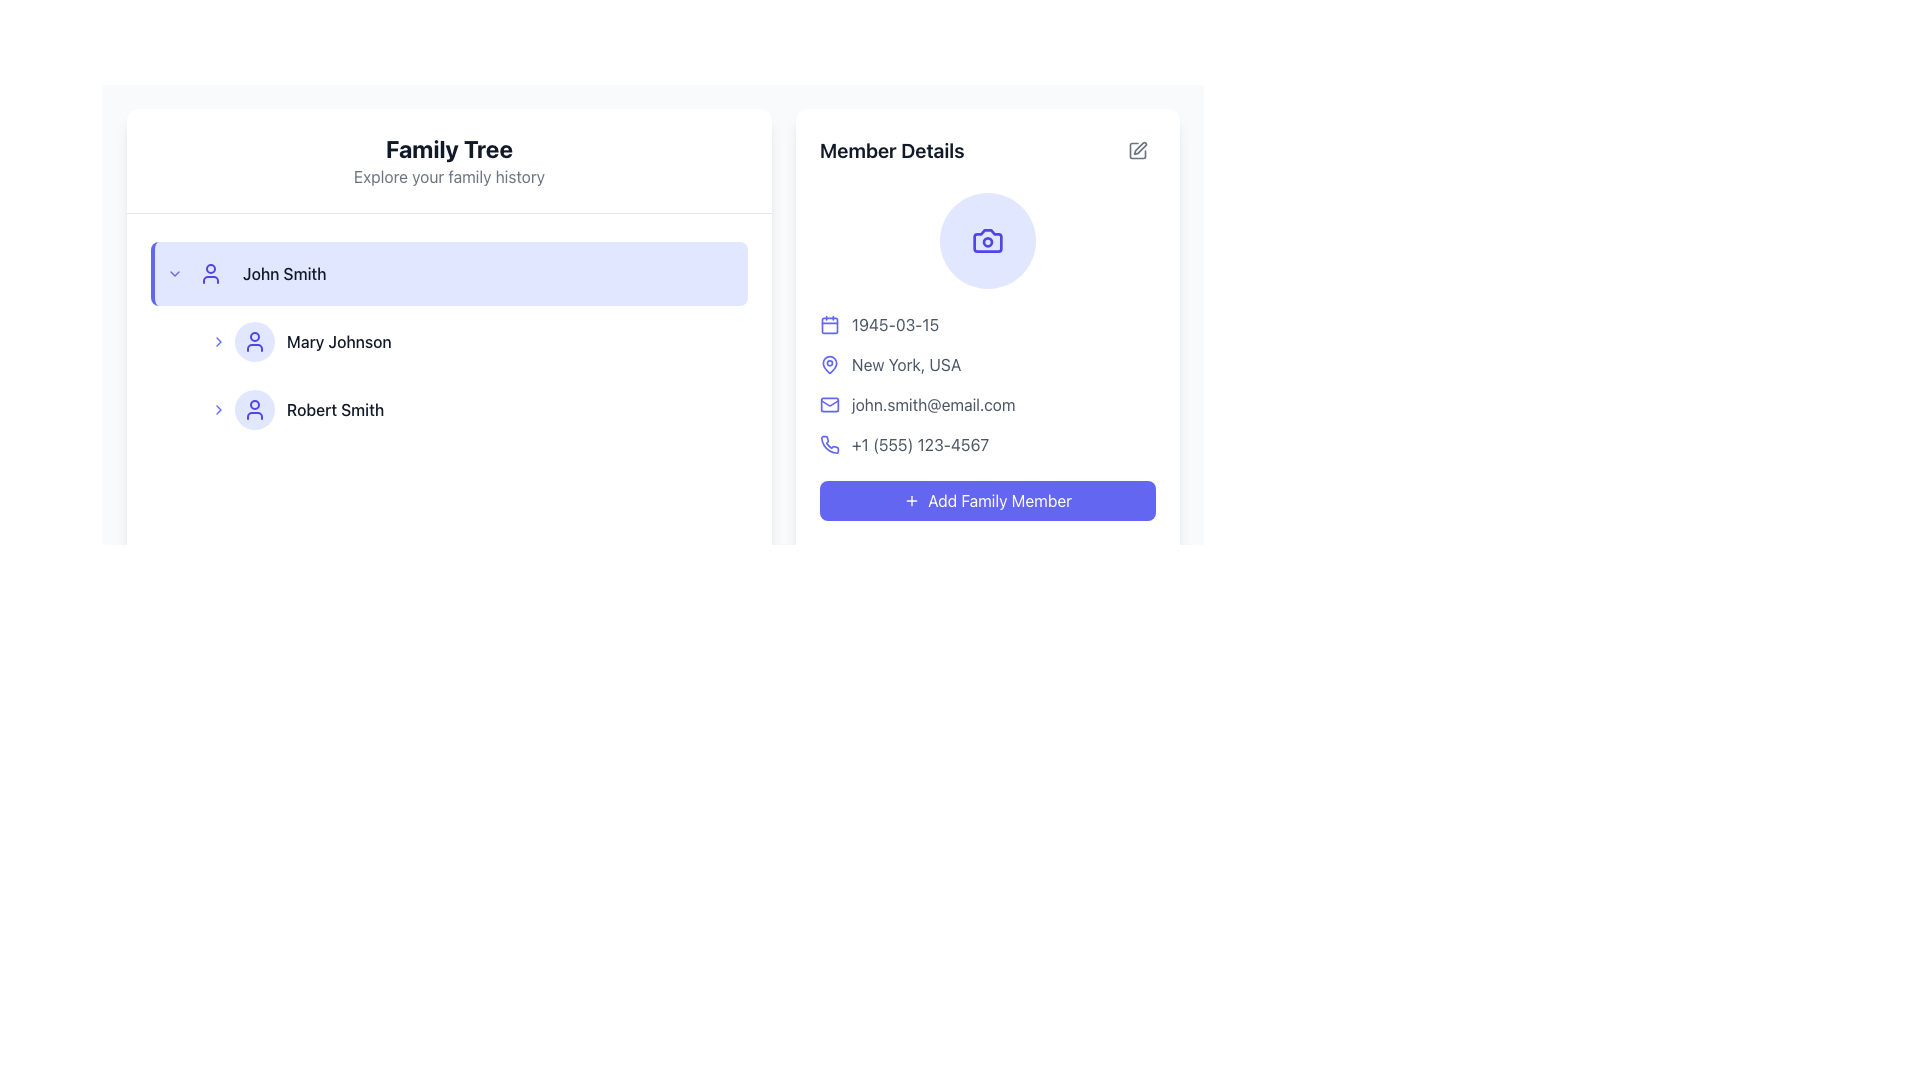  Describe the element at coordinates (253, 341) in the screenshot. I see `the indigo user profile icon located in the 'Family Tree' section, which is the second icon to the left of the 'Mary Johnson' text` at that location.